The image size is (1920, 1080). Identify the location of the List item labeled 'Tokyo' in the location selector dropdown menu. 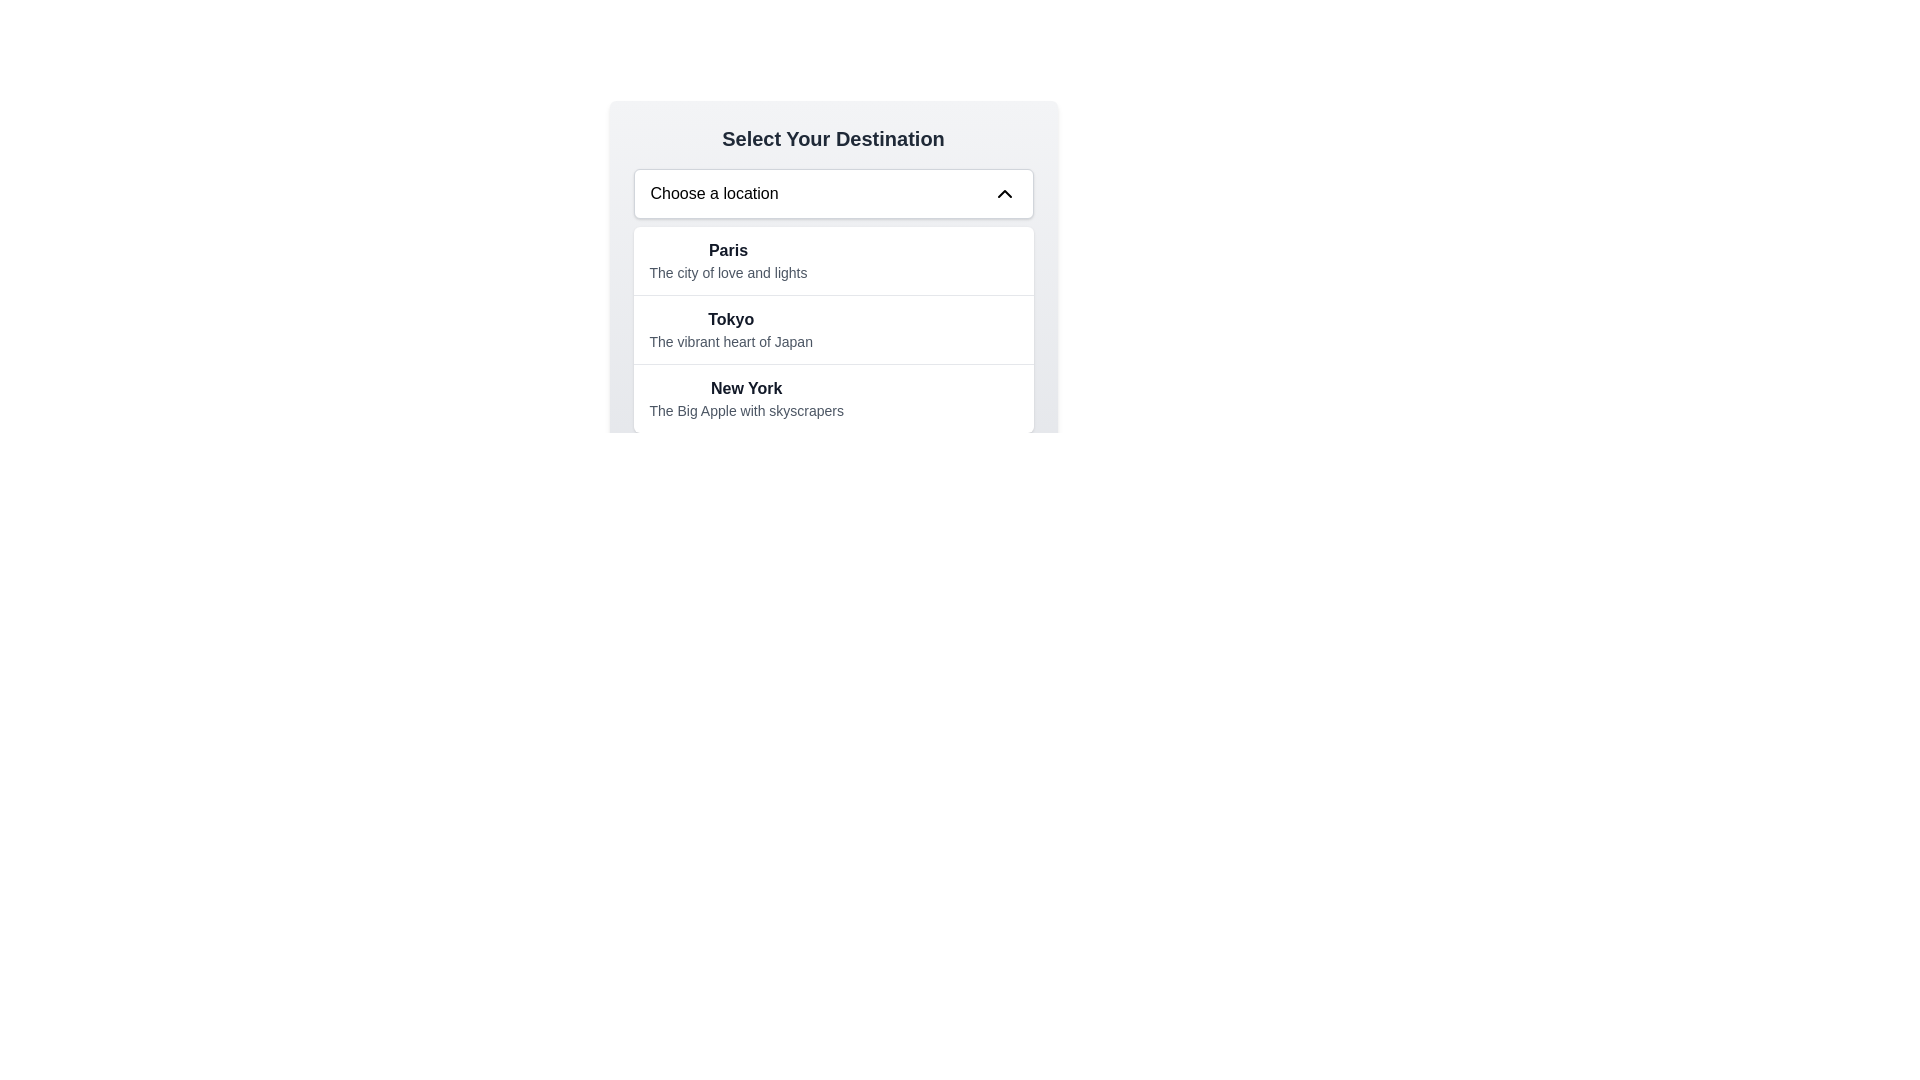
(730, 329).